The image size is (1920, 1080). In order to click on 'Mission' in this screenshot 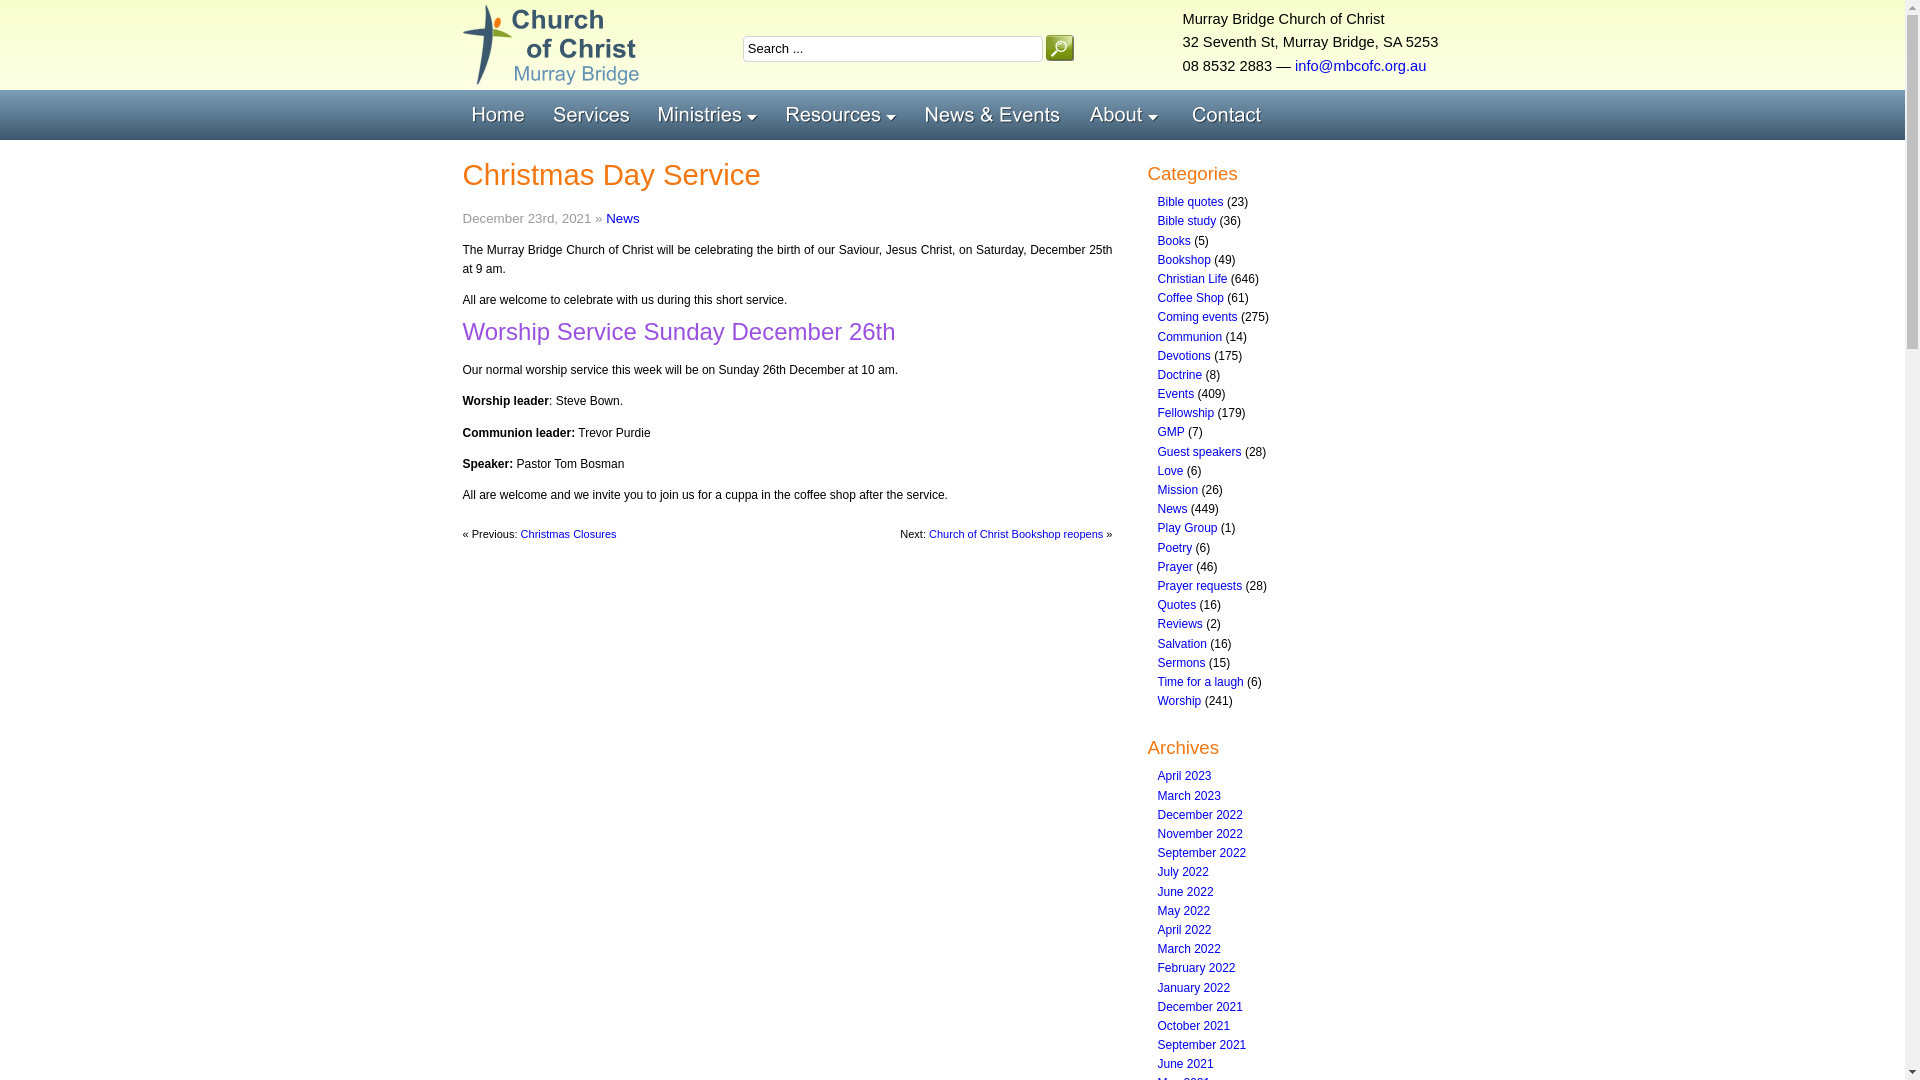, I will do `click(1157, 489)`.